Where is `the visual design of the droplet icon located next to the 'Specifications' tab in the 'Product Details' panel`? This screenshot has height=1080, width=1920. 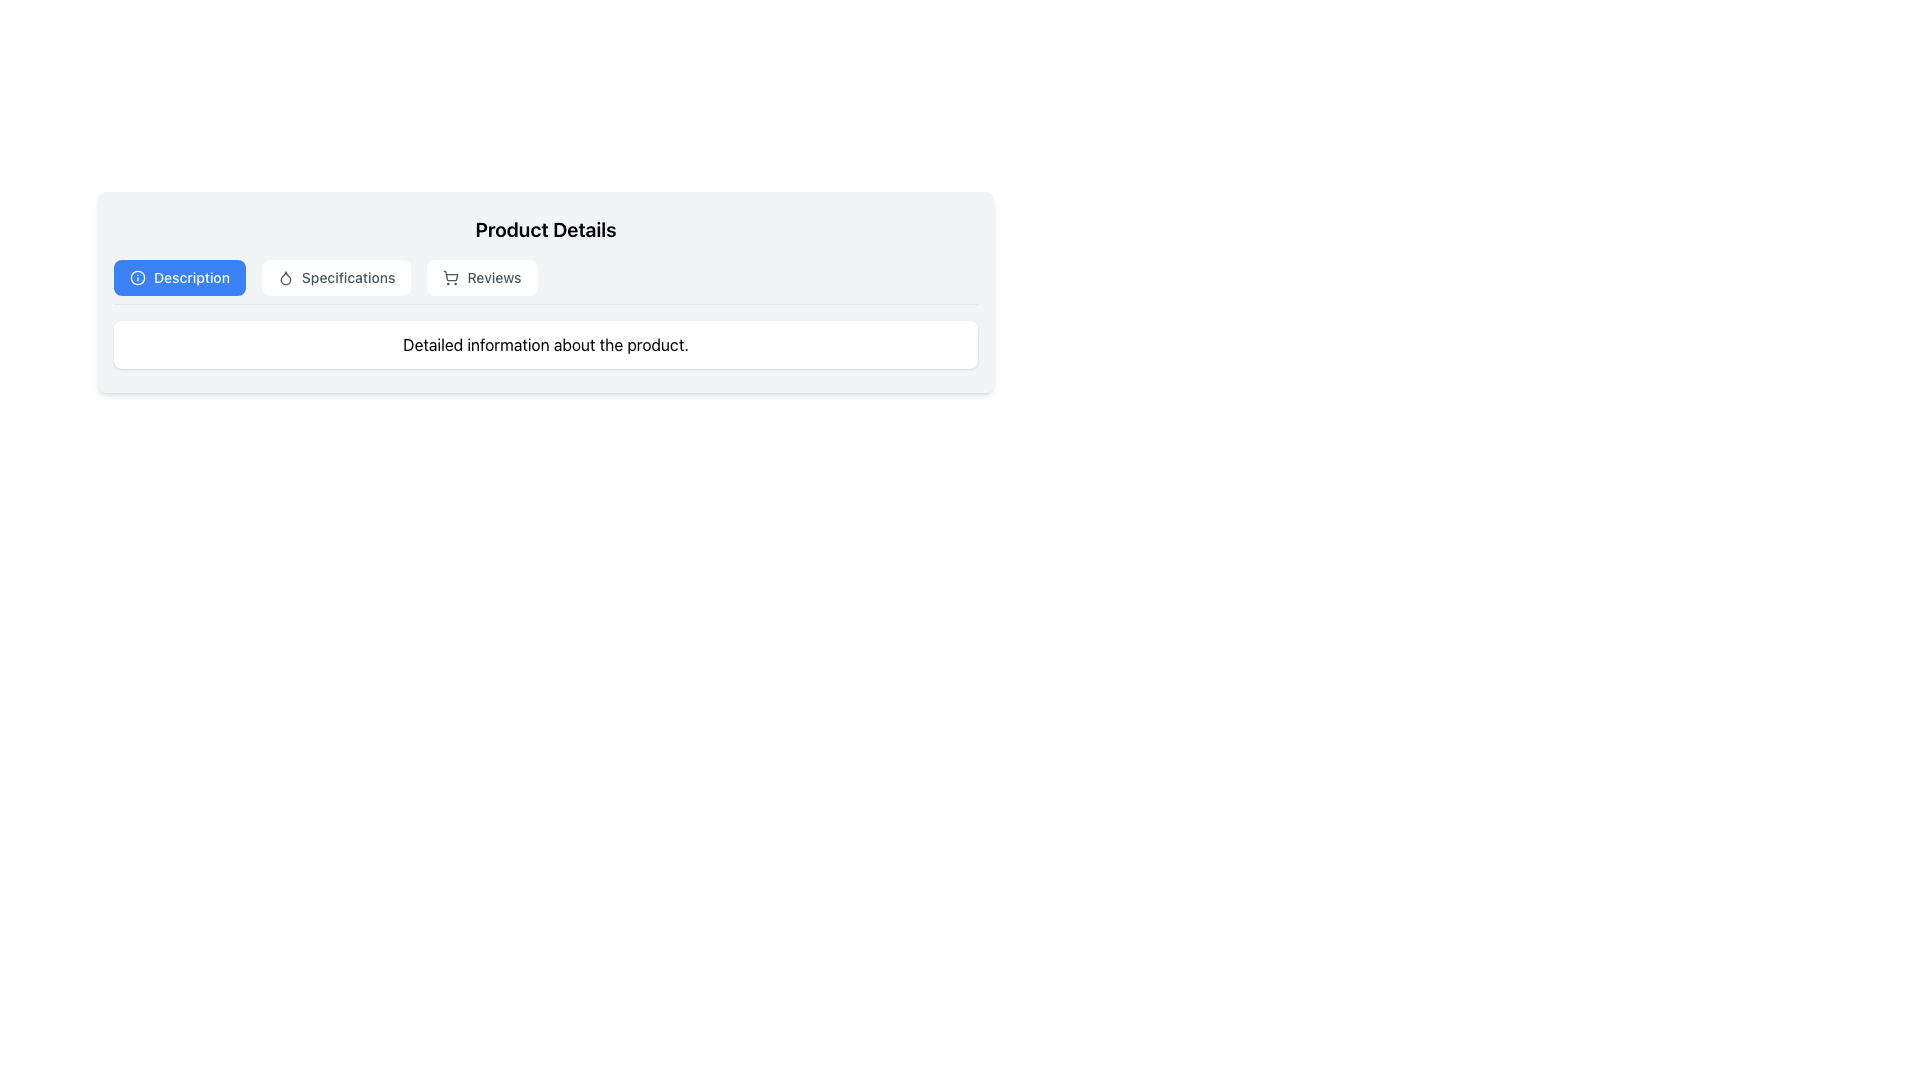
the visual design of the droplet icon located next to the 'Specifications' tab in the 'Product Details' panel is located at coordinates (284, 278).